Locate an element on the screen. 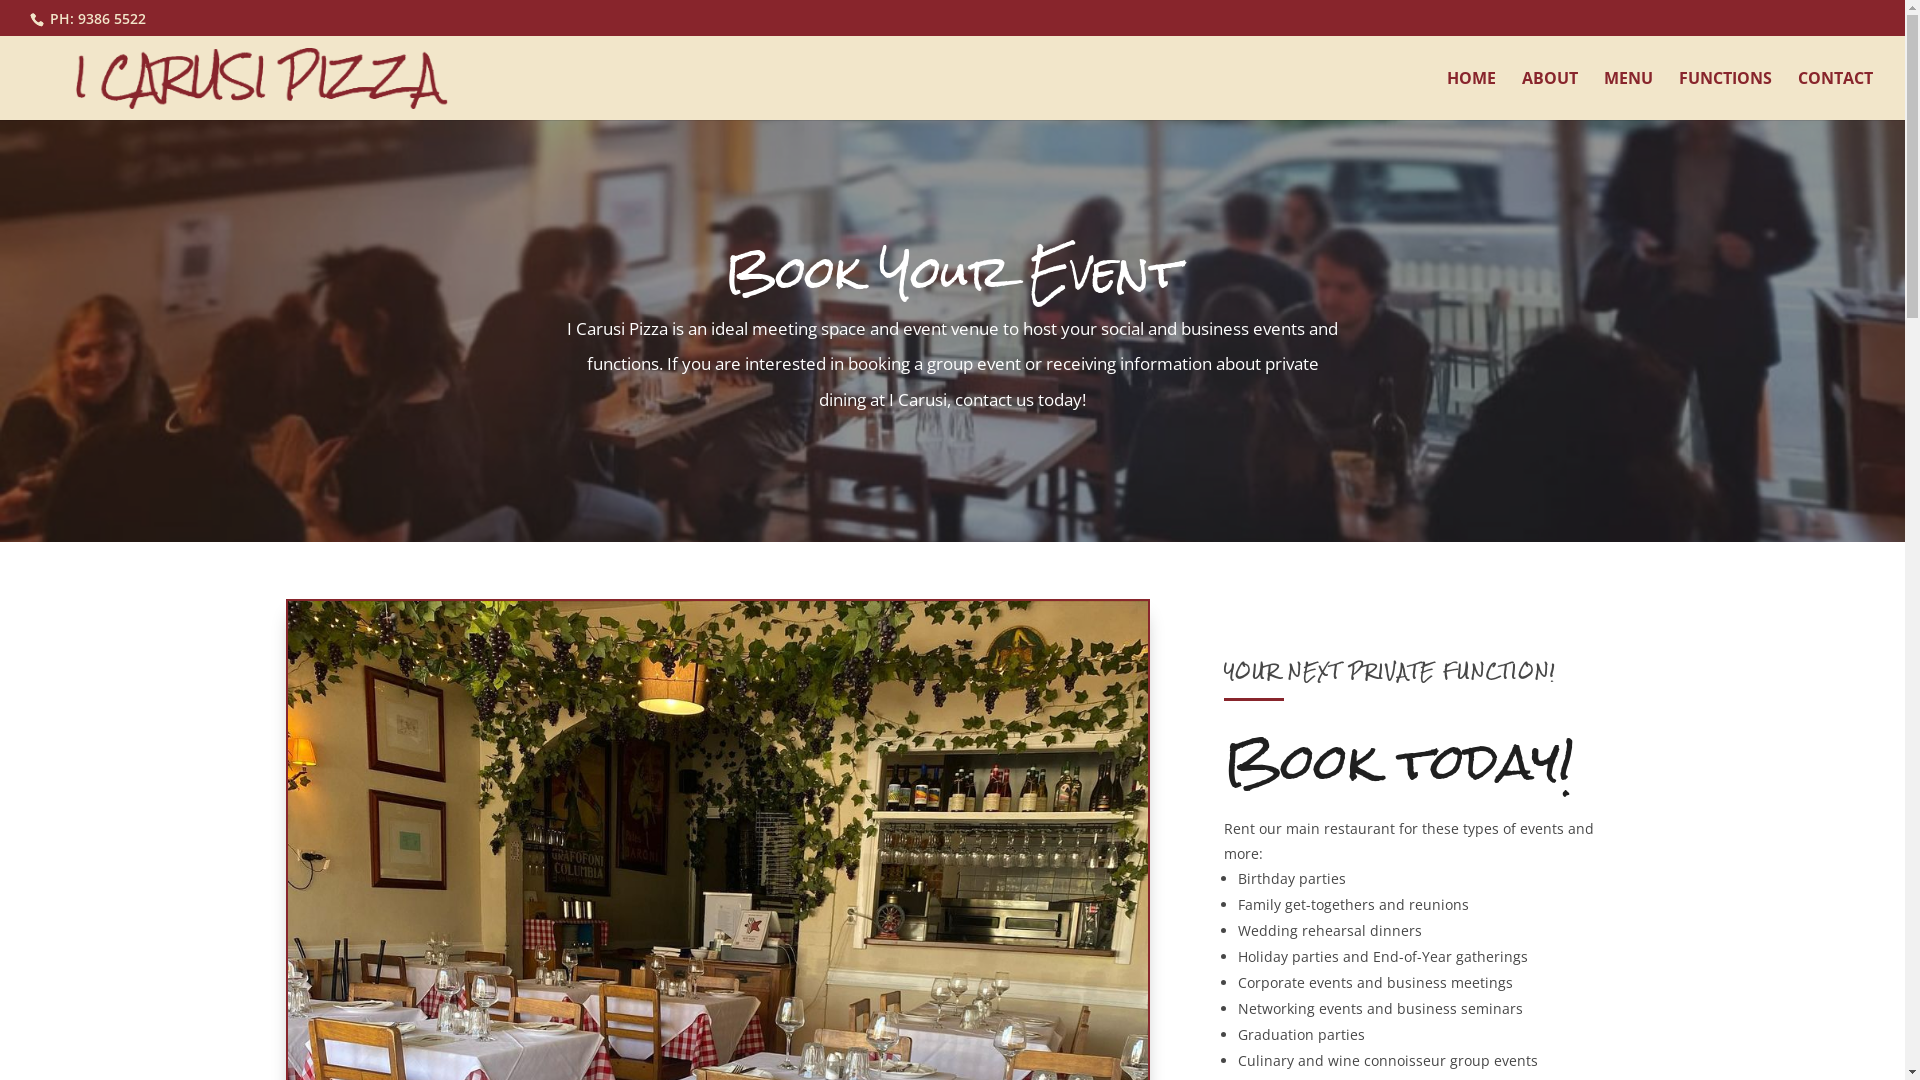 Image resolution: width=1920 pixels, height=1080 pixels. 'HOME' is located at coordinates (1471, 95).